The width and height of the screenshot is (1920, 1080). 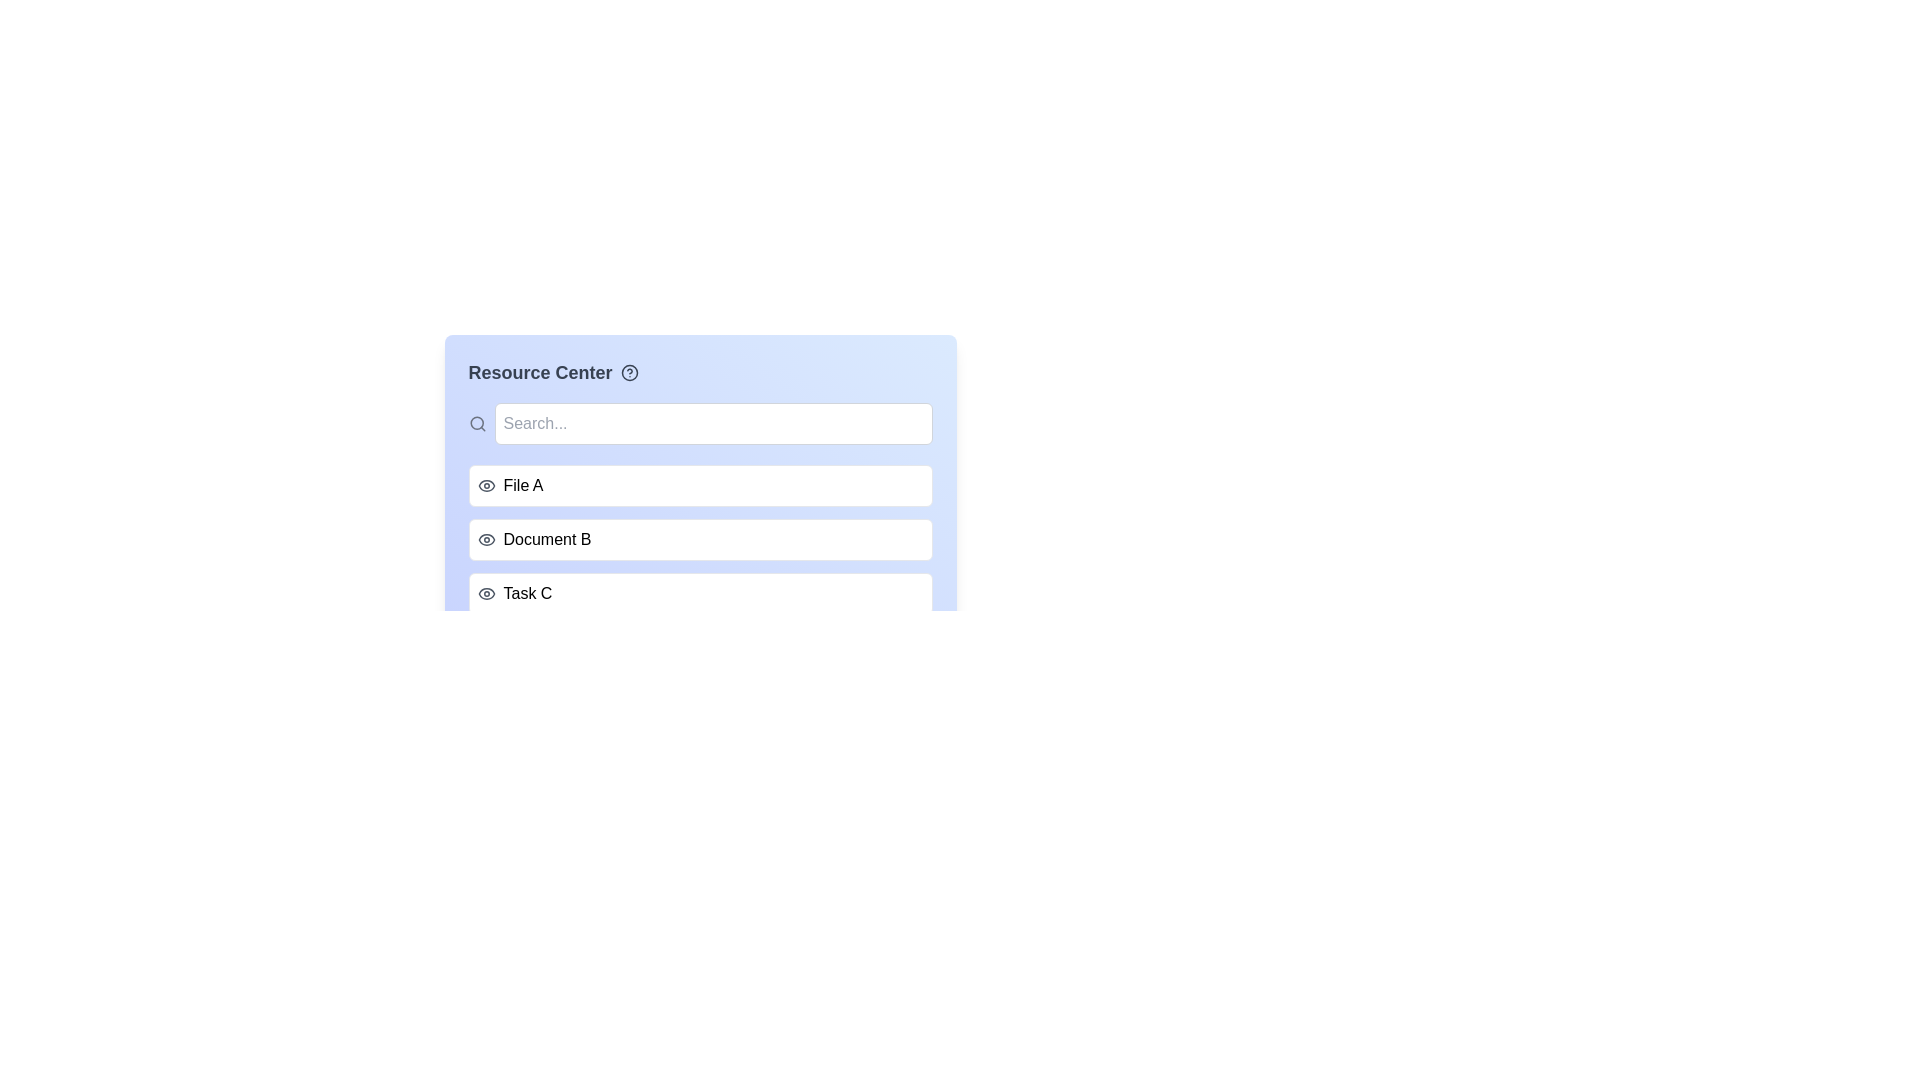 I want to click on search icon element located in the top-left section of the search bar within the 'Resource Center' toolbar using developer tools, so click(x=475, y=422).